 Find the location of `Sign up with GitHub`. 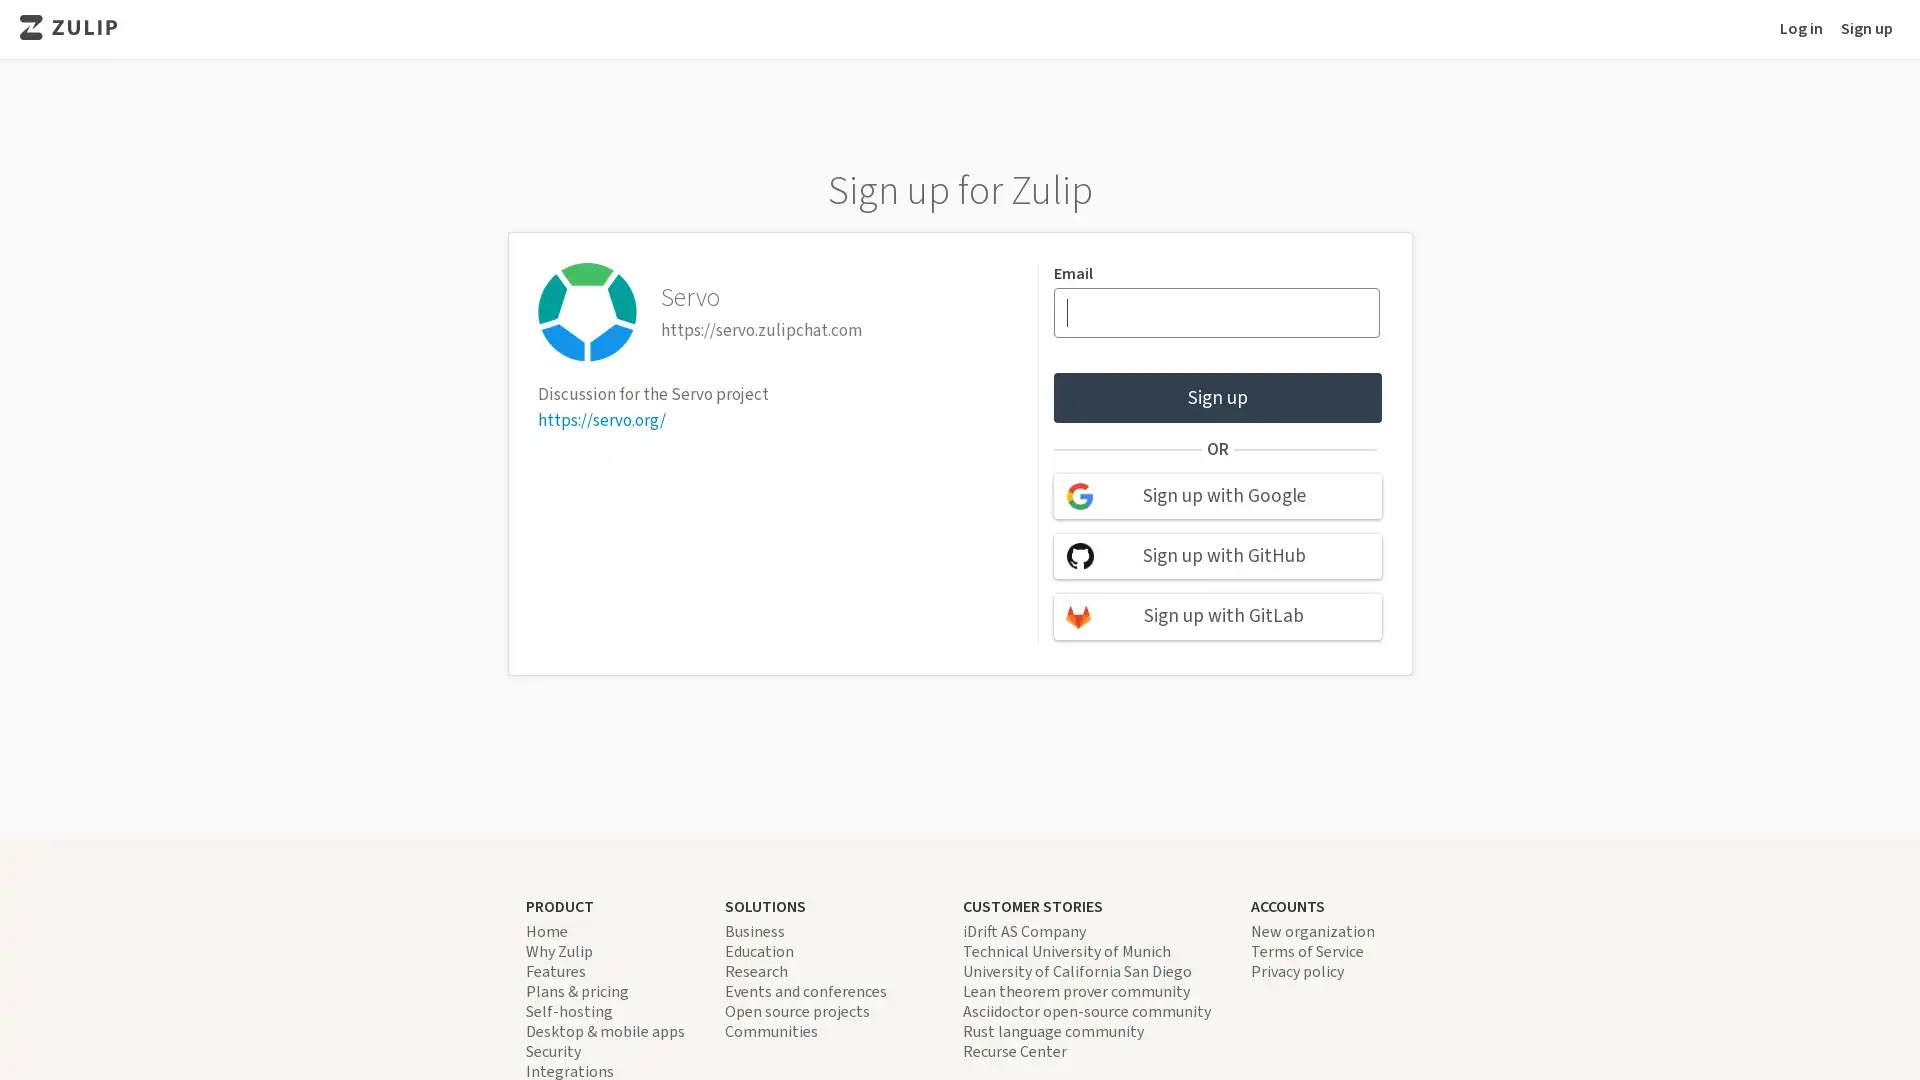

Sign up with GitHub is located at coordinates (1216, 556).